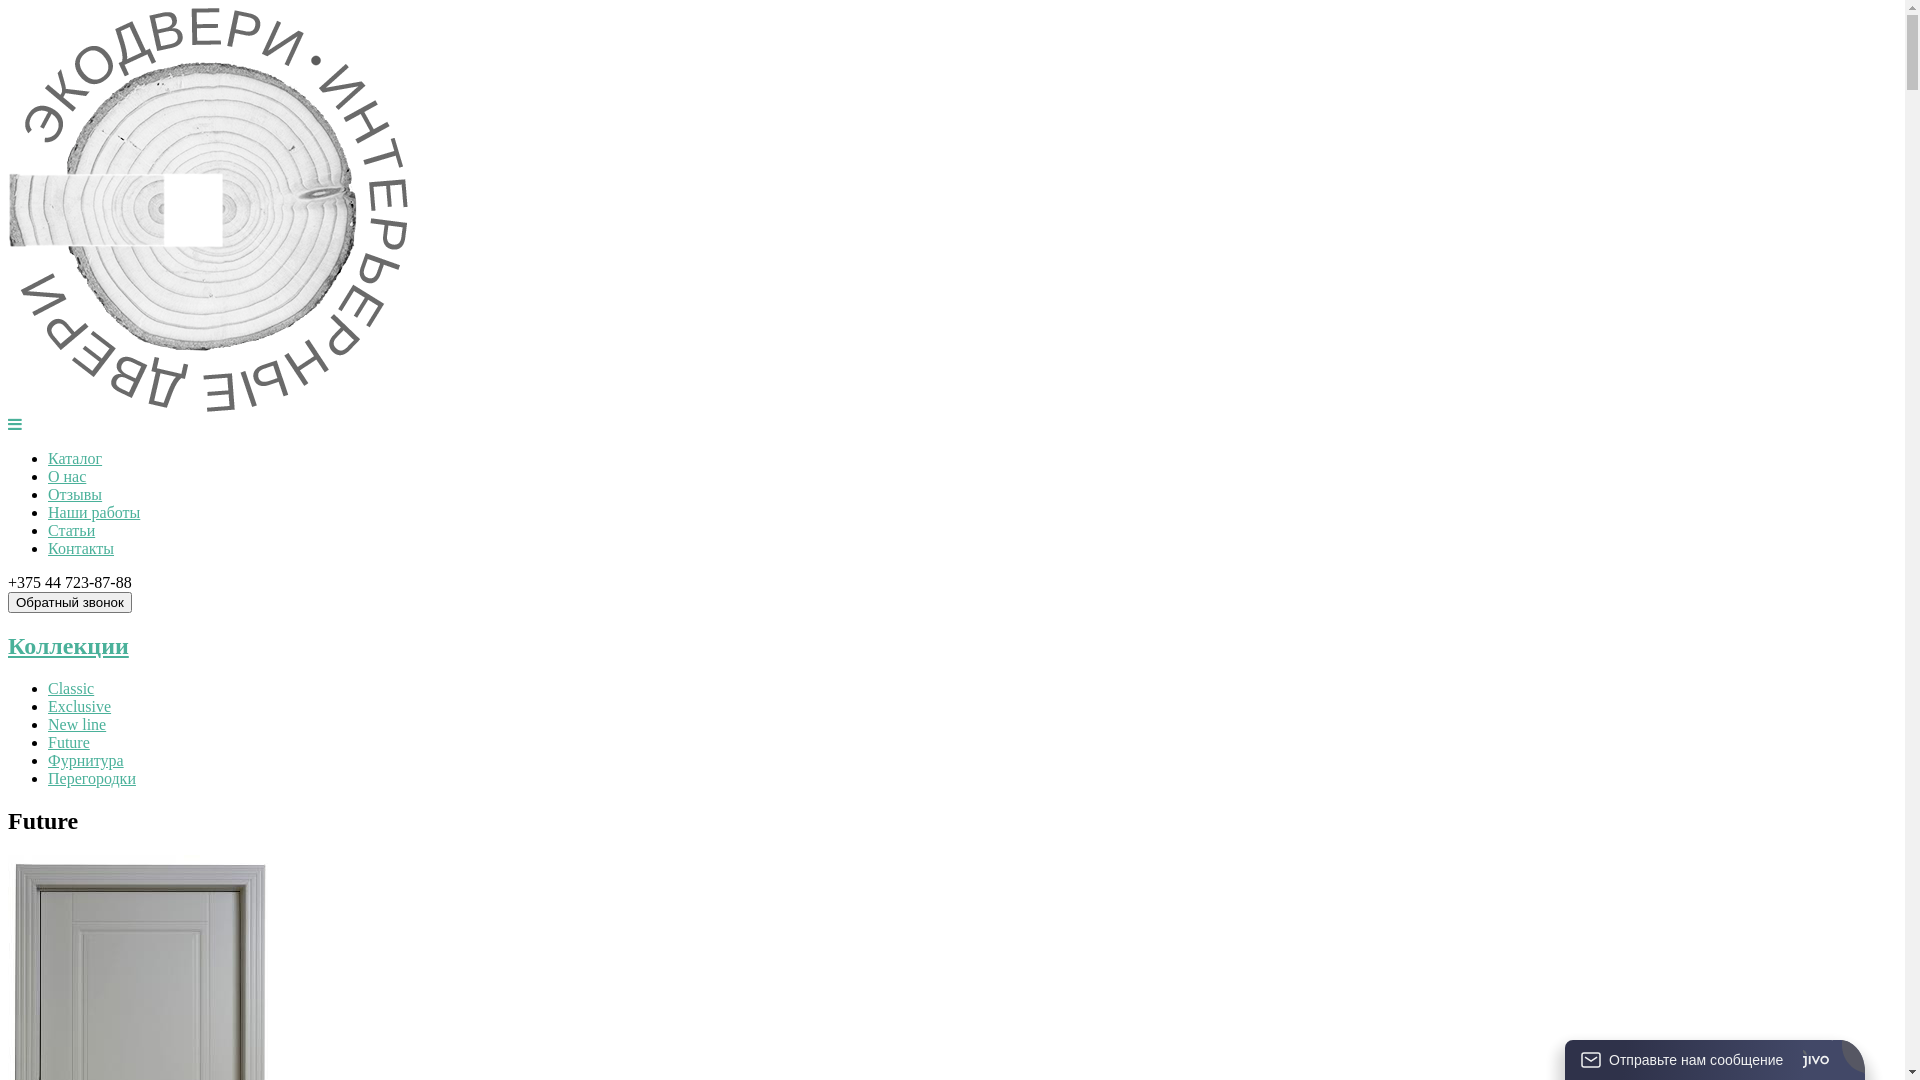  What do you see at coordinates (71, 687) in the screenshot?
I see `'Classic'` at bounding box center [71, 687].